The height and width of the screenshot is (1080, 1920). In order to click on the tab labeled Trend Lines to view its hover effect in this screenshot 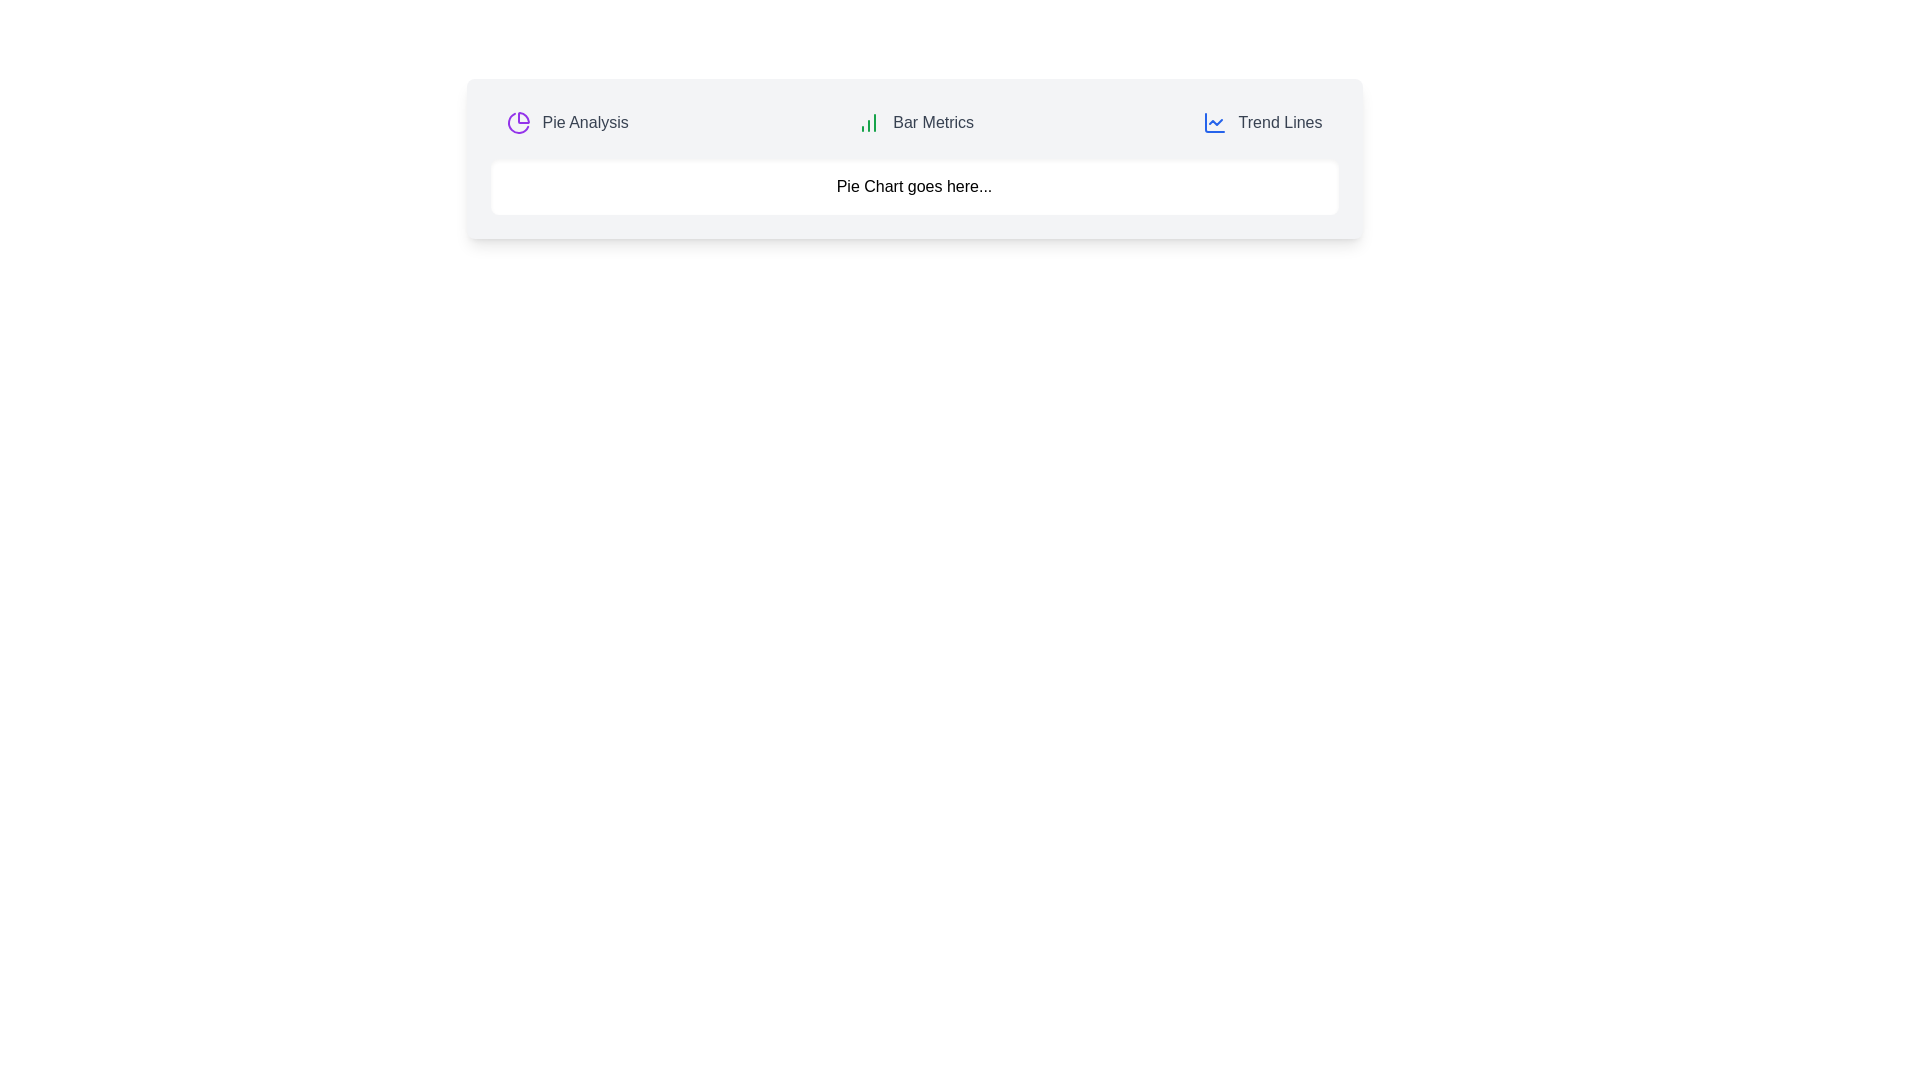, I will do `click(1261, 123)`.